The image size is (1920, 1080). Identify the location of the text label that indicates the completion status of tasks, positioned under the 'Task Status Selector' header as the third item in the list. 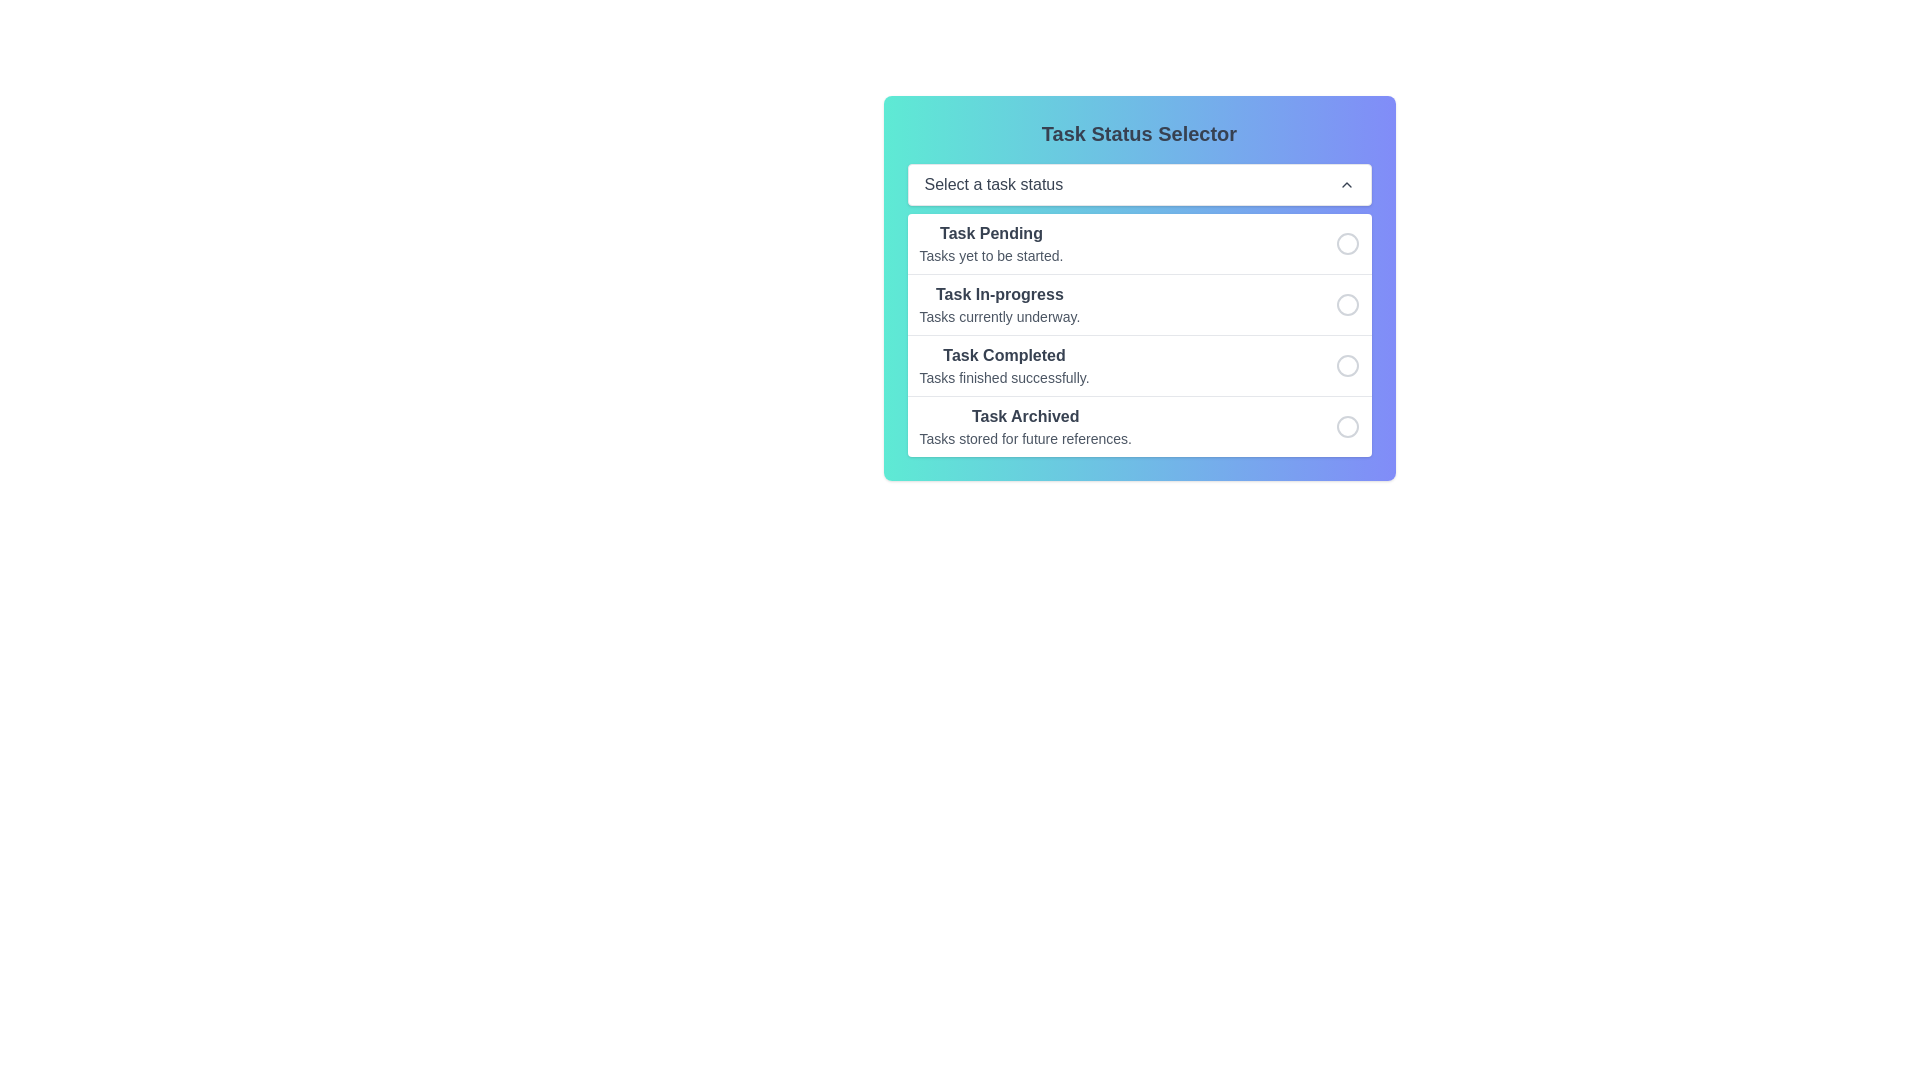
(1004, 366).